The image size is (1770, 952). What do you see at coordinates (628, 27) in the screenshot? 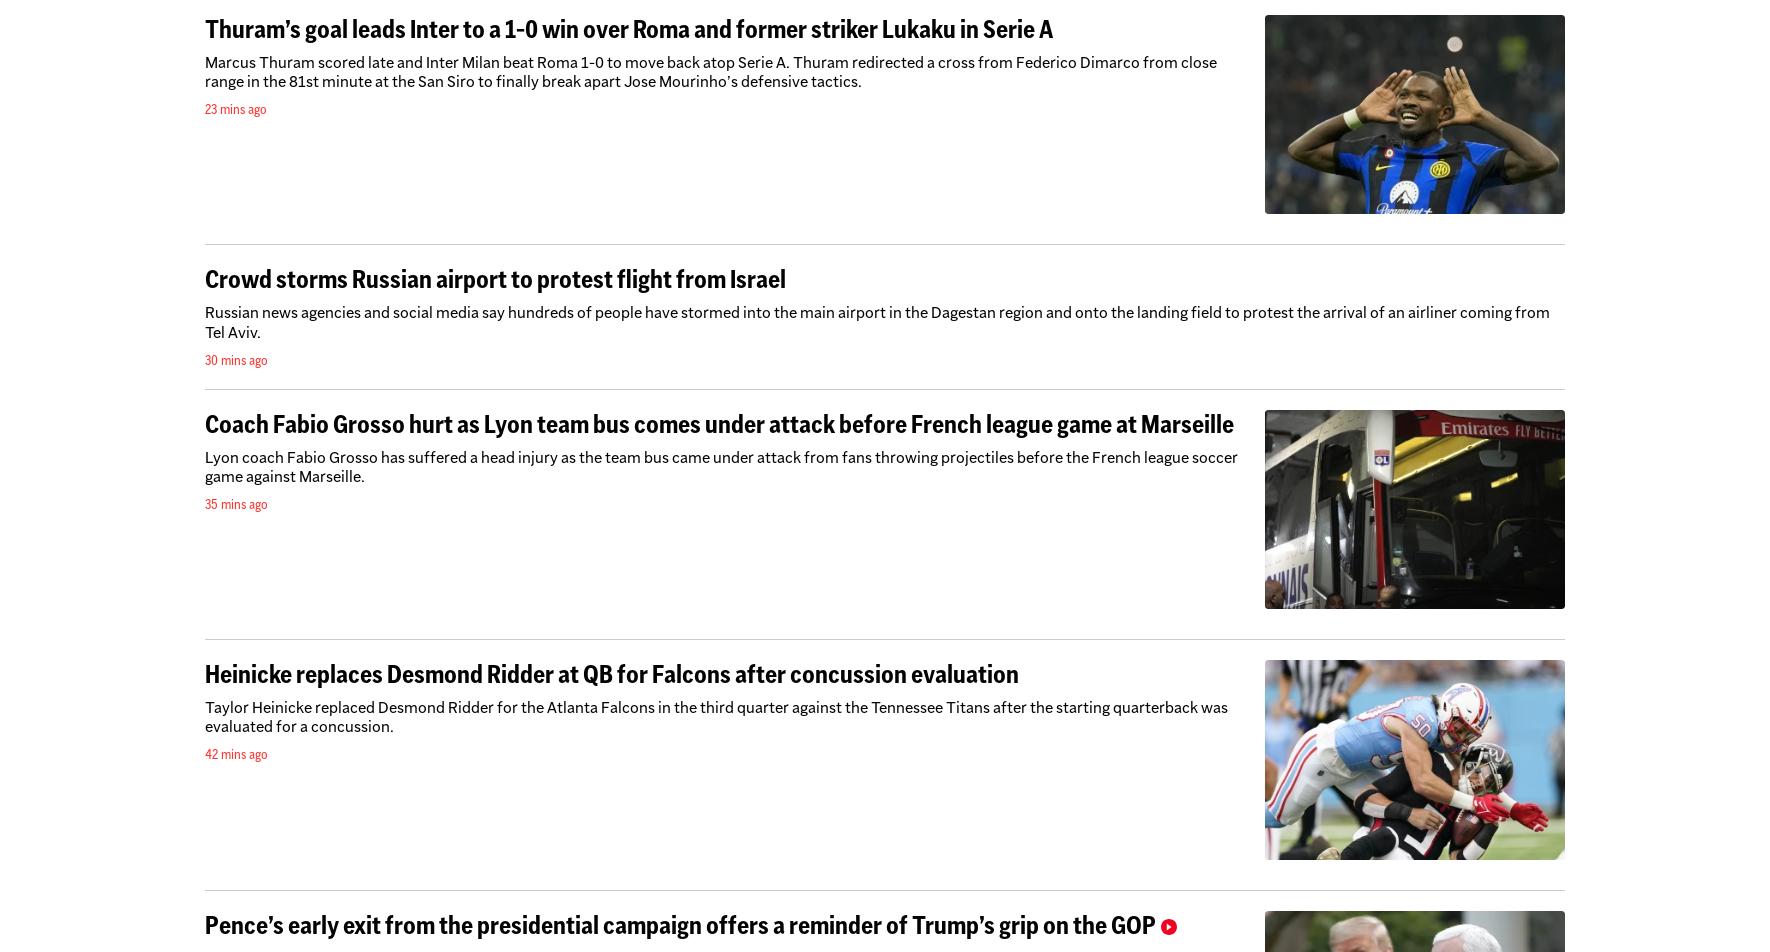
I see `'Thuram’s goal leads Inter to a 1-0 win over Roma and former striker Lukaku in Serie A'` at bounding box center [628, 27].